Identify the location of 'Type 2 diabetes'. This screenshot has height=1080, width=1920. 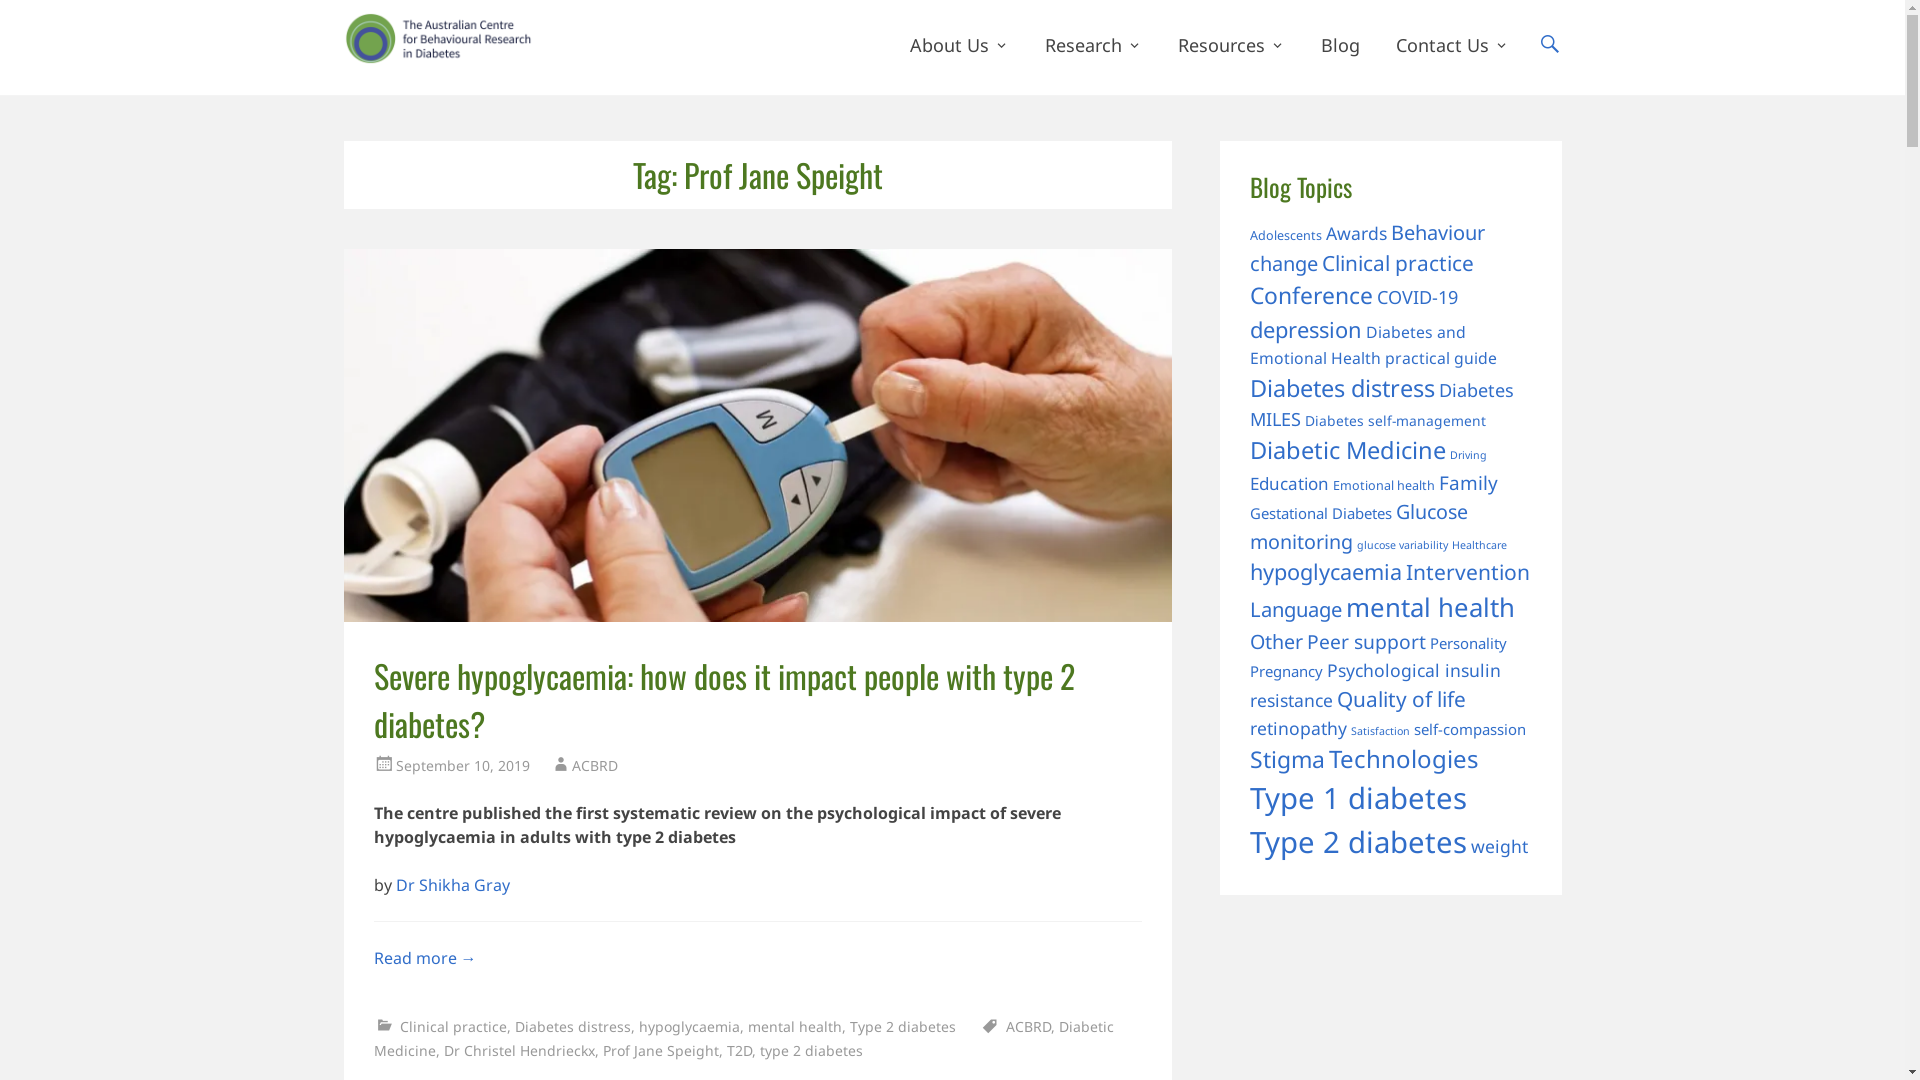
(1358, 841).